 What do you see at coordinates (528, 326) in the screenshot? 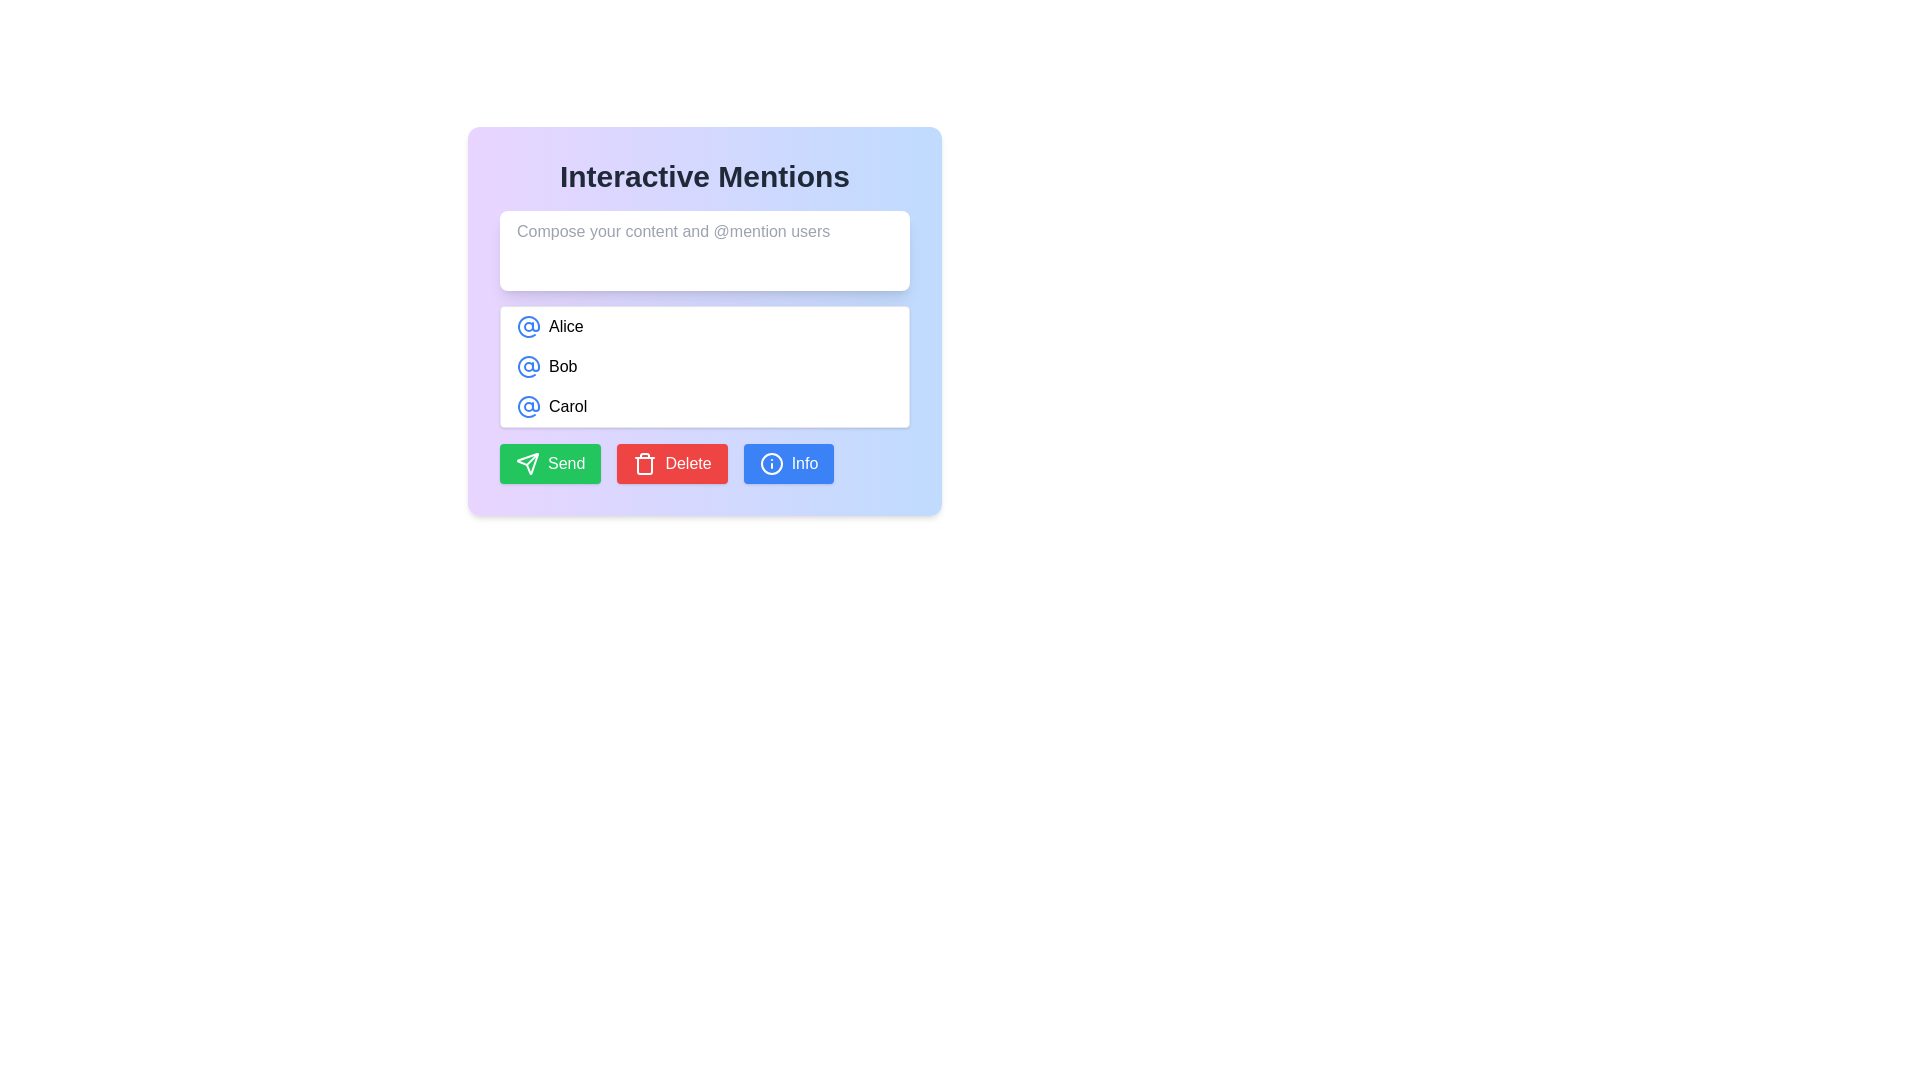
I see `the SVG icon element preceding the name 'Alice' in the first row of the list visually` at bounding box center [528, 326].